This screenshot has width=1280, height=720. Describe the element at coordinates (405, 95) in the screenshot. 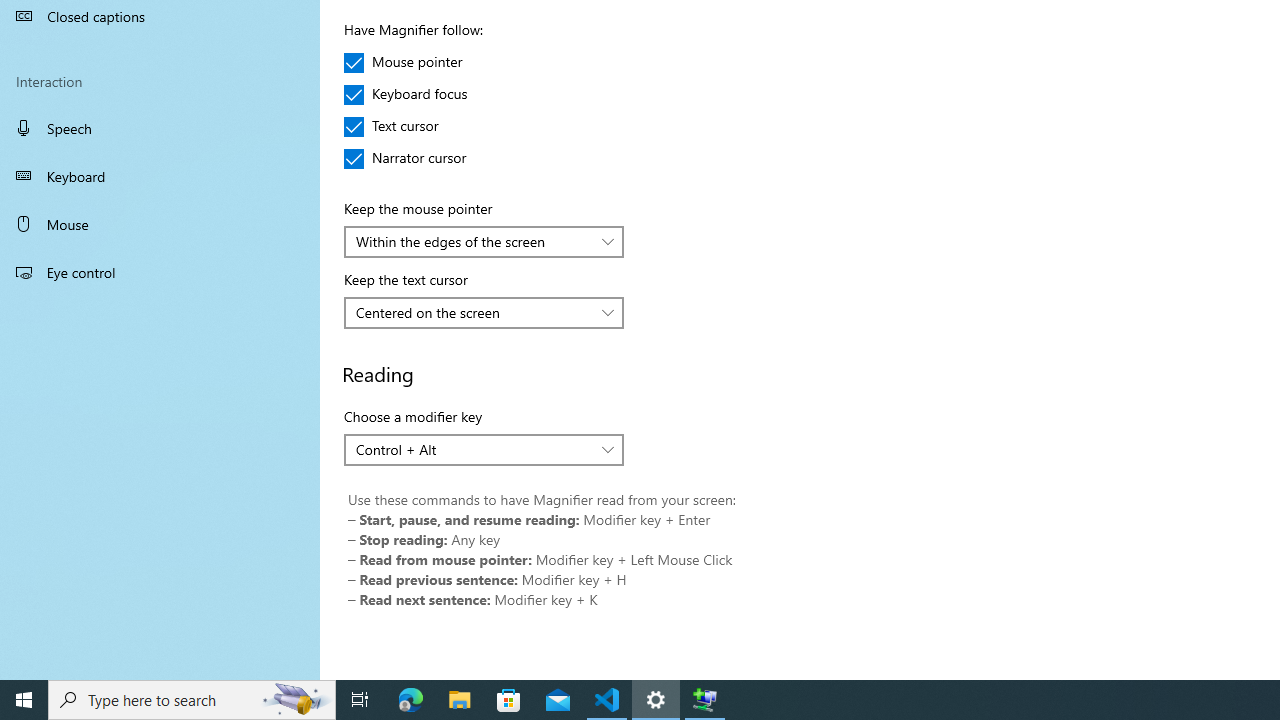

I see `'Keyboard focus'` at that location.